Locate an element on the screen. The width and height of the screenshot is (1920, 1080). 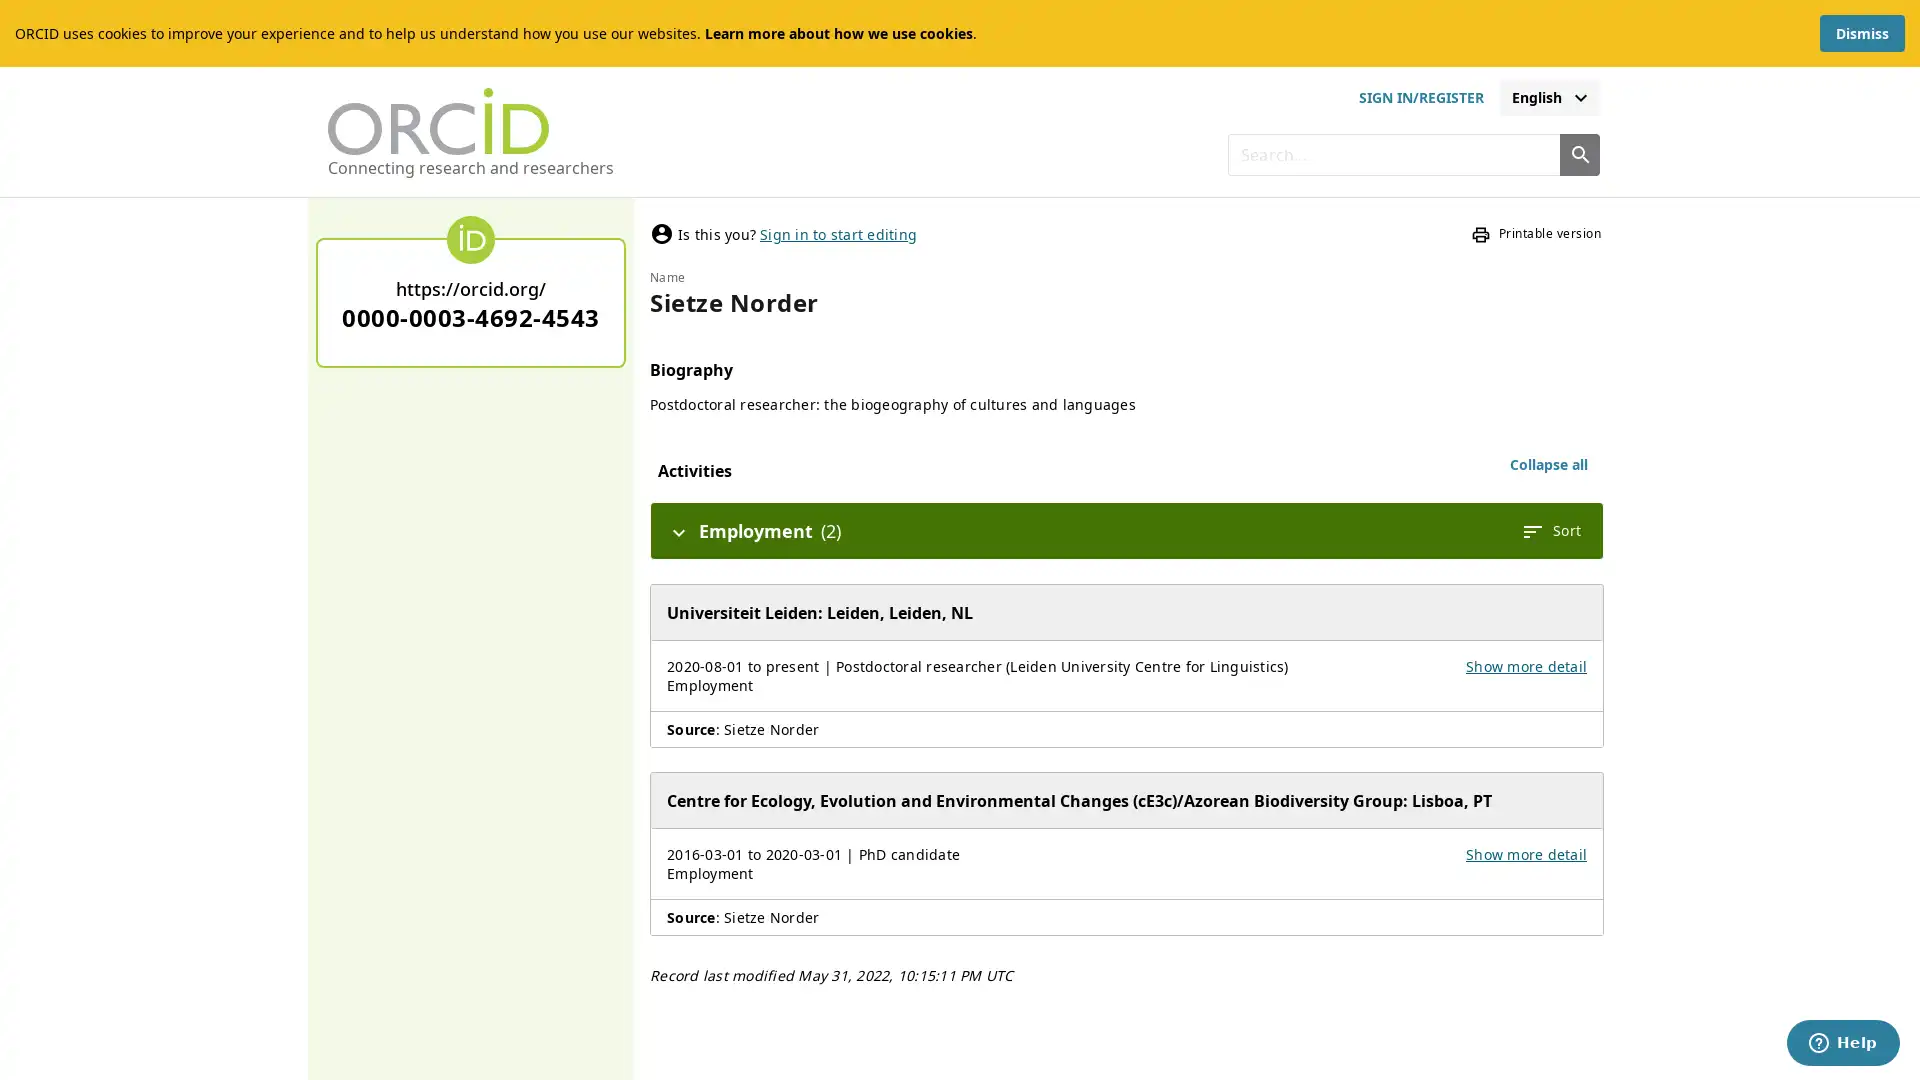
Hide details is located at coordinates (678, 530).